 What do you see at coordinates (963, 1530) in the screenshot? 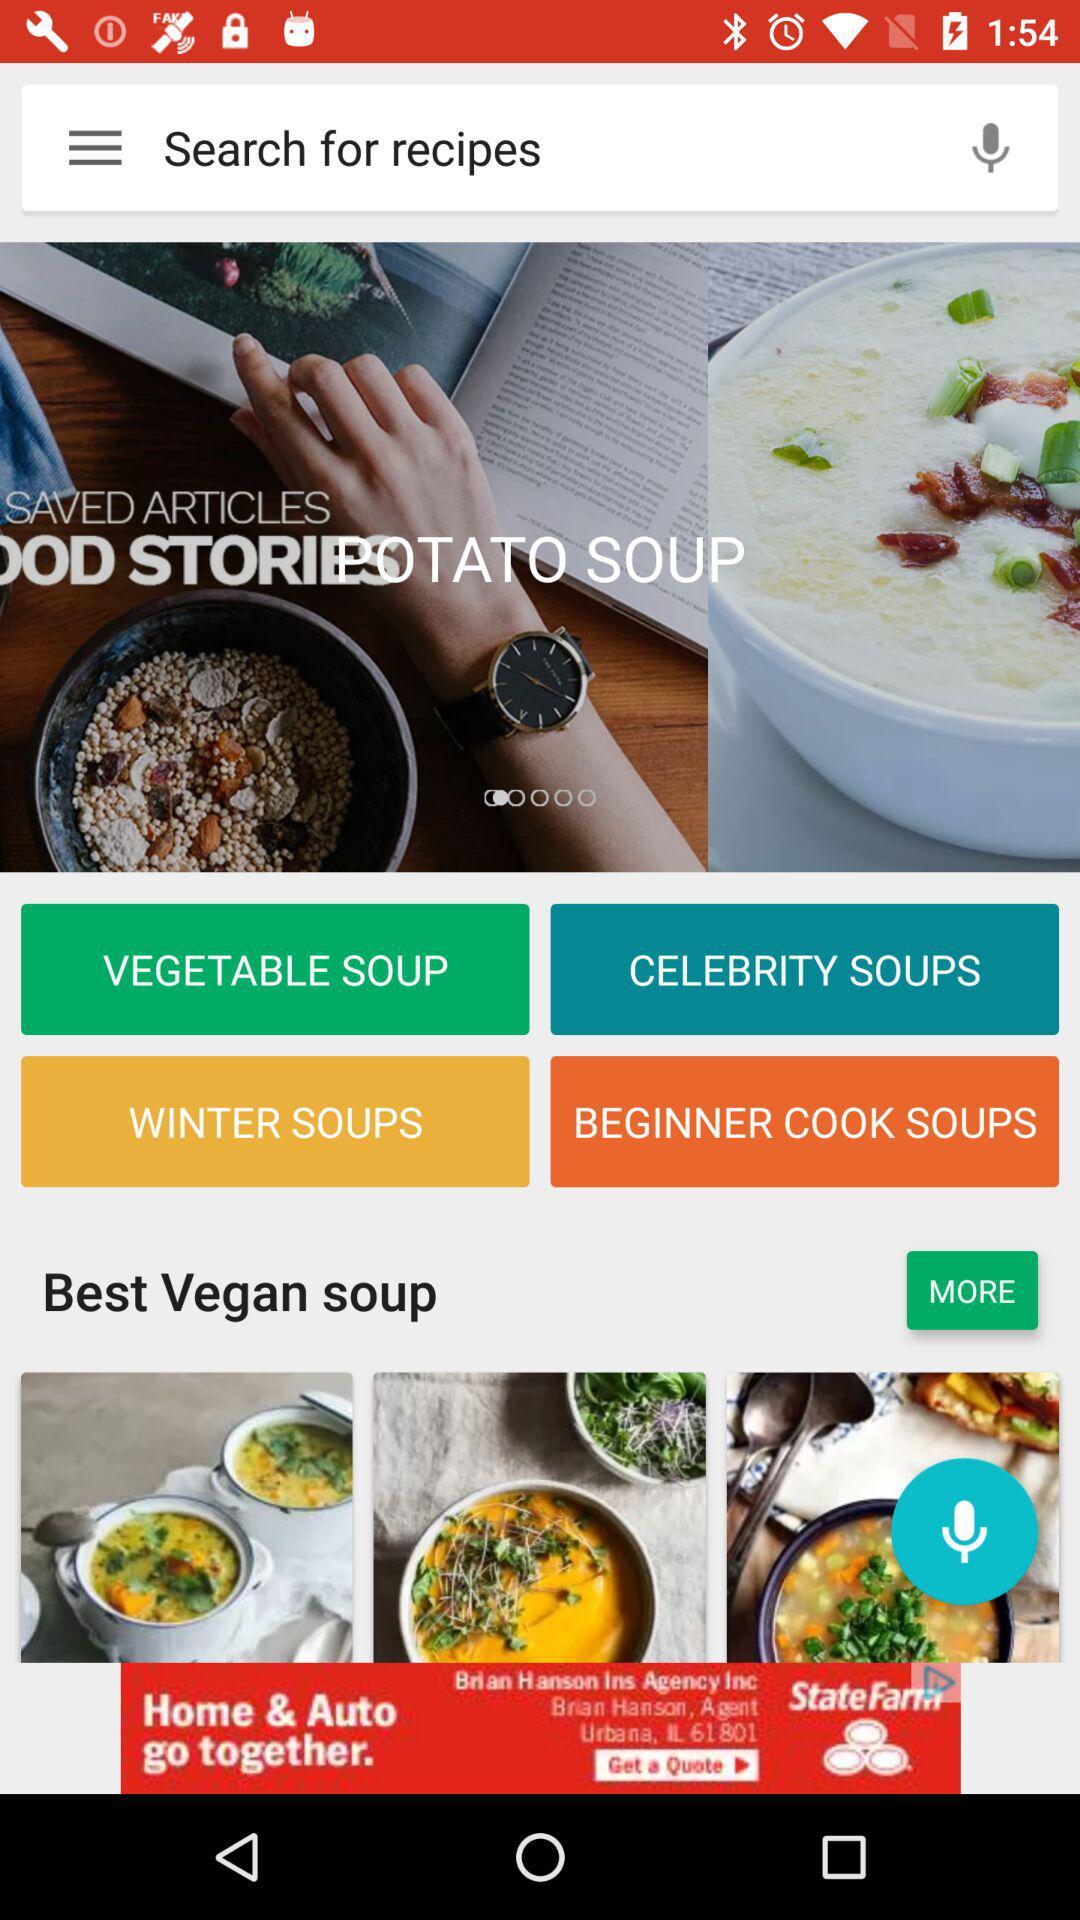
I see `mick` at bounding box center [963, 1530].